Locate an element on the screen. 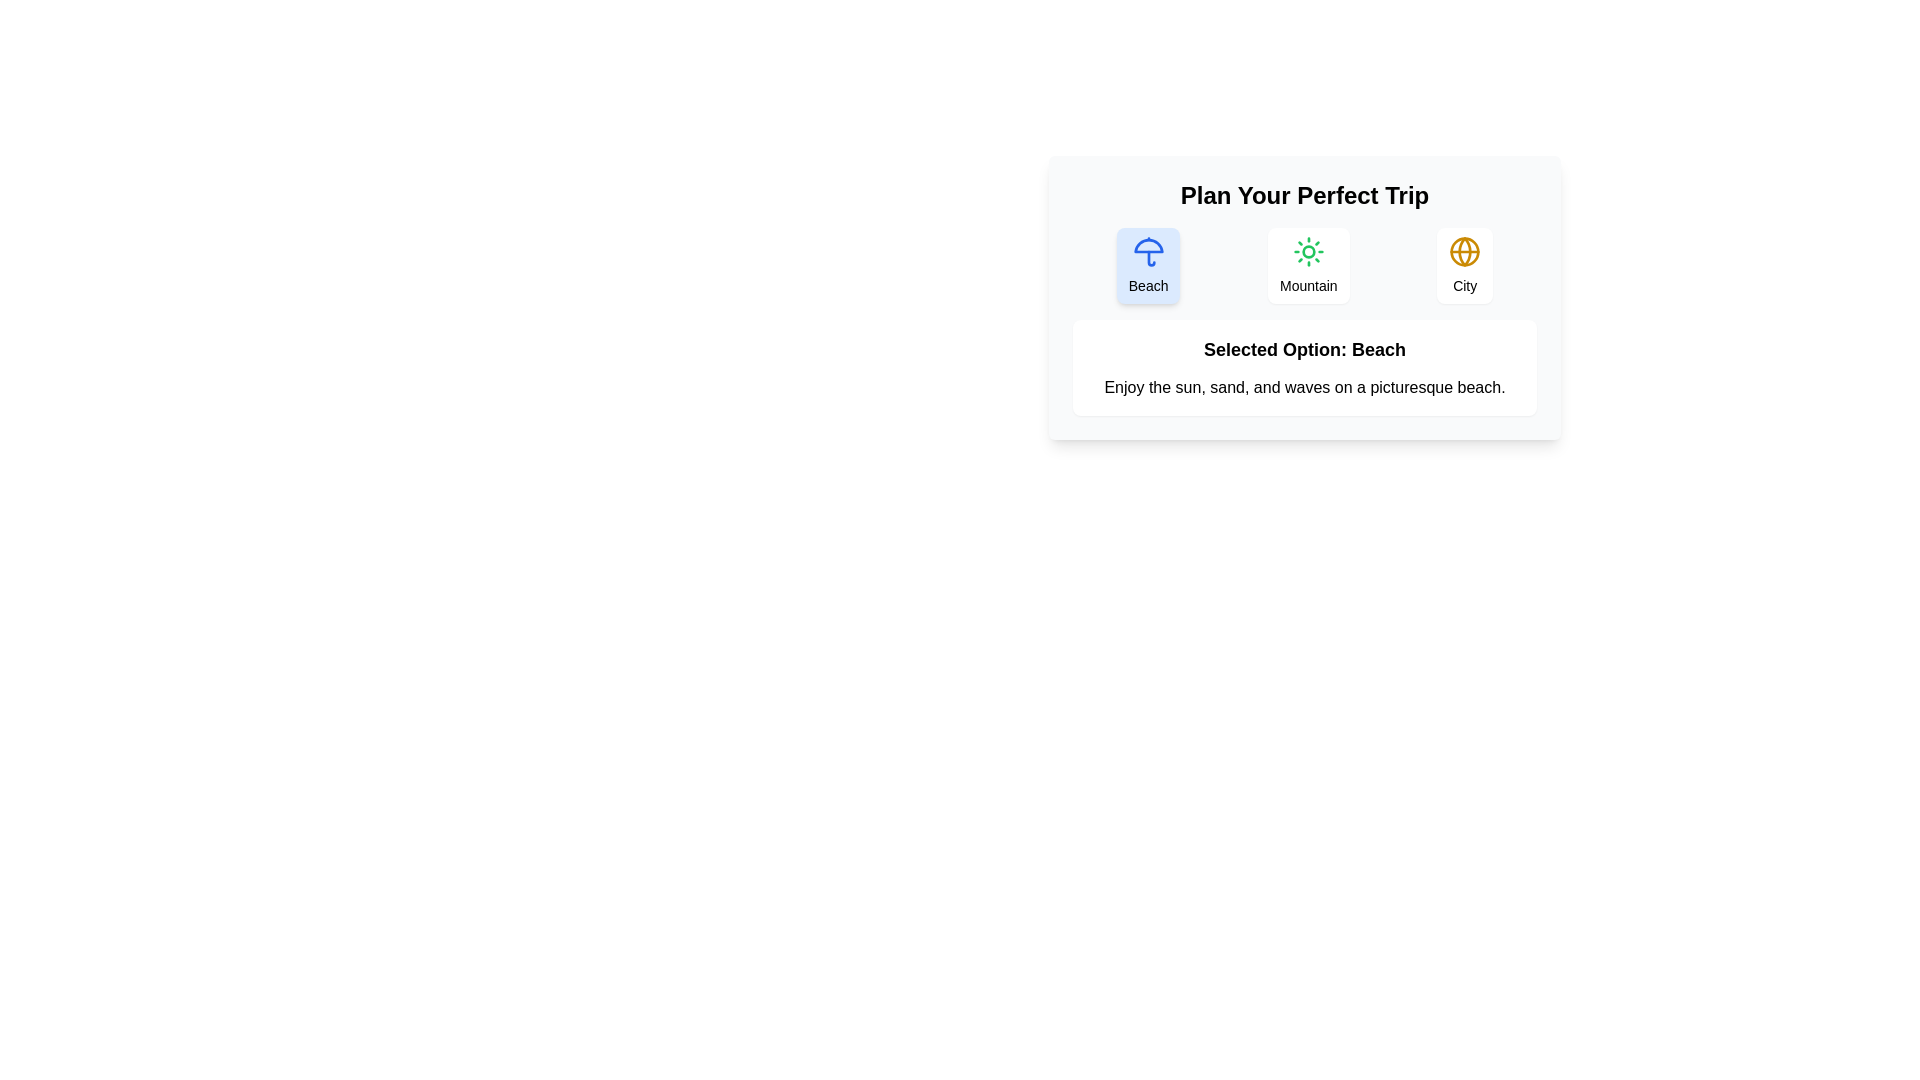 This screenshot has width=1920, height=1080. the 'Beach' icon, which is the leftmost element in the horizontal selection trio titled 'Plan Your Perfect Trip', located directly above the 'Beach' text label is located at coordinates (1148, 250).